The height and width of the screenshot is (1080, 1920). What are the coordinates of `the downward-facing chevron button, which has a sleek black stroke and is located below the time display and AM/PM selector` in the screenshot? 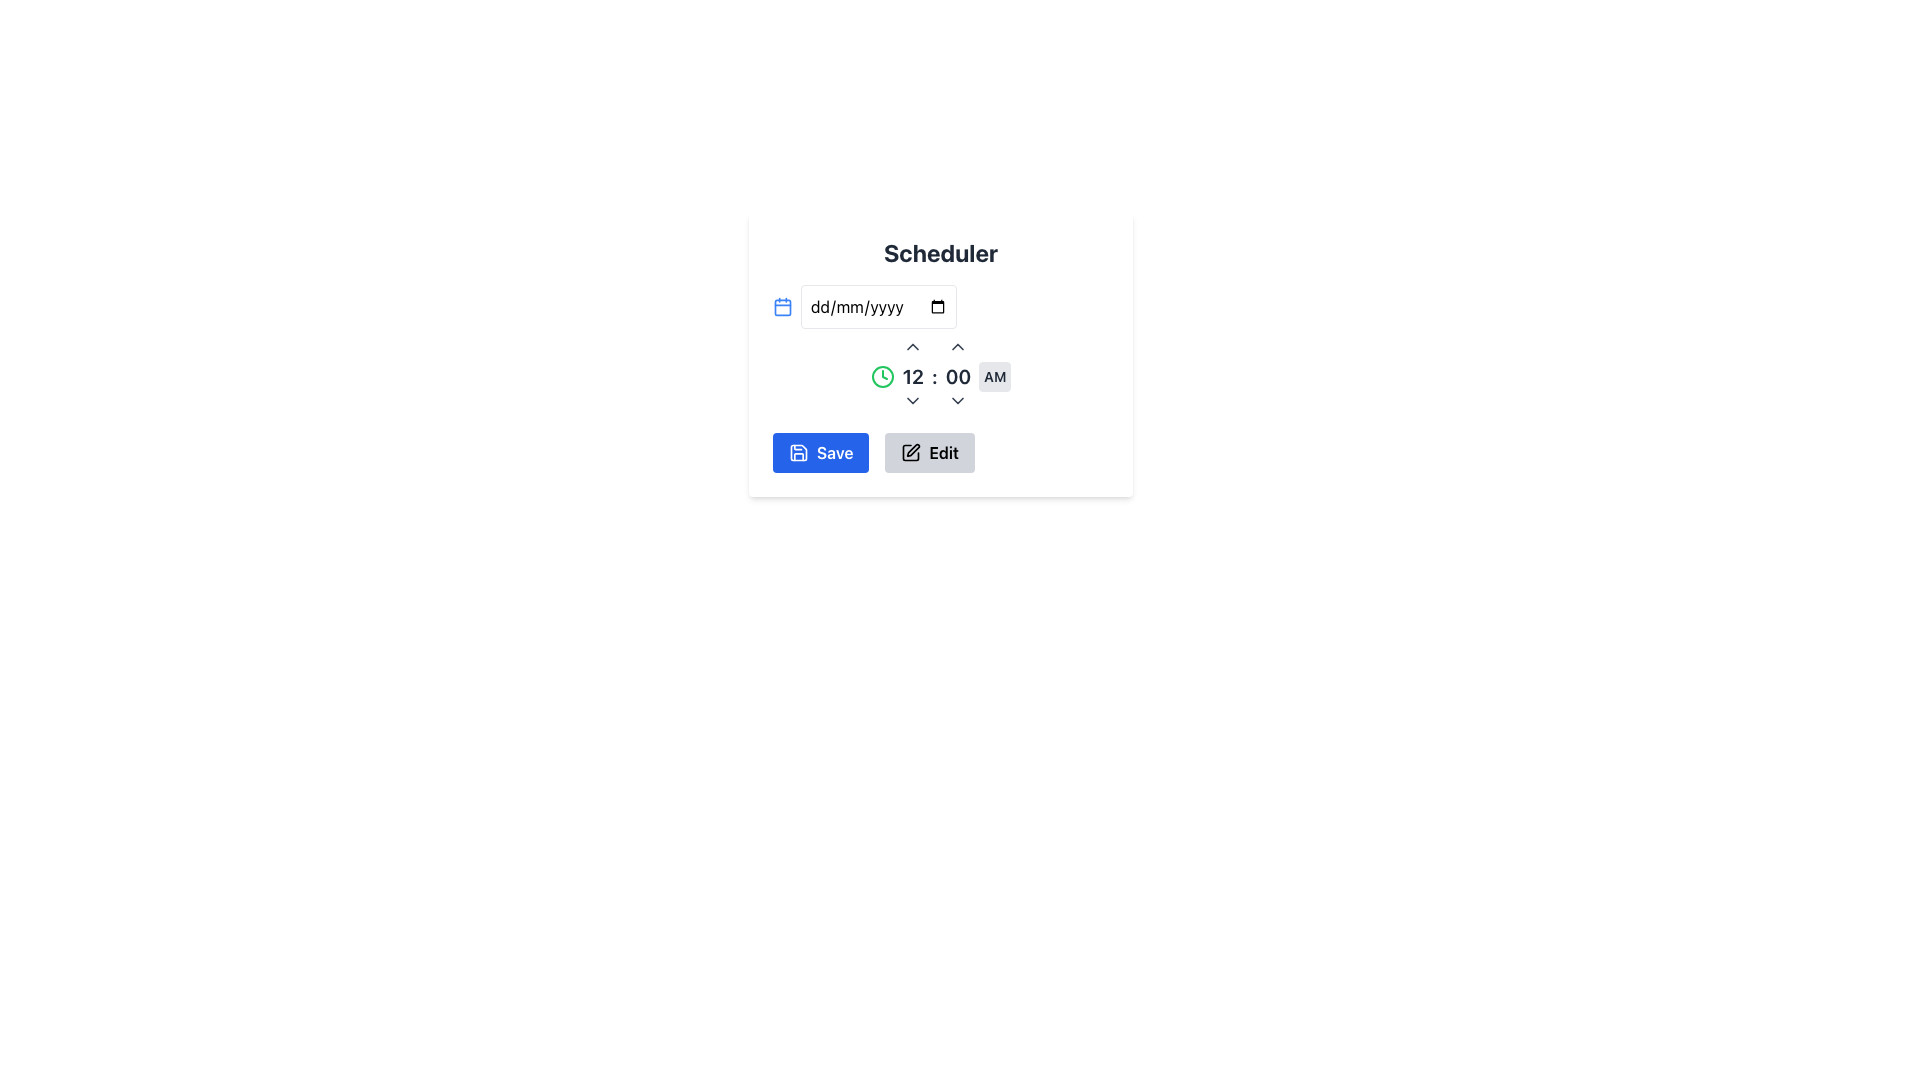 It's located at (957, 401).